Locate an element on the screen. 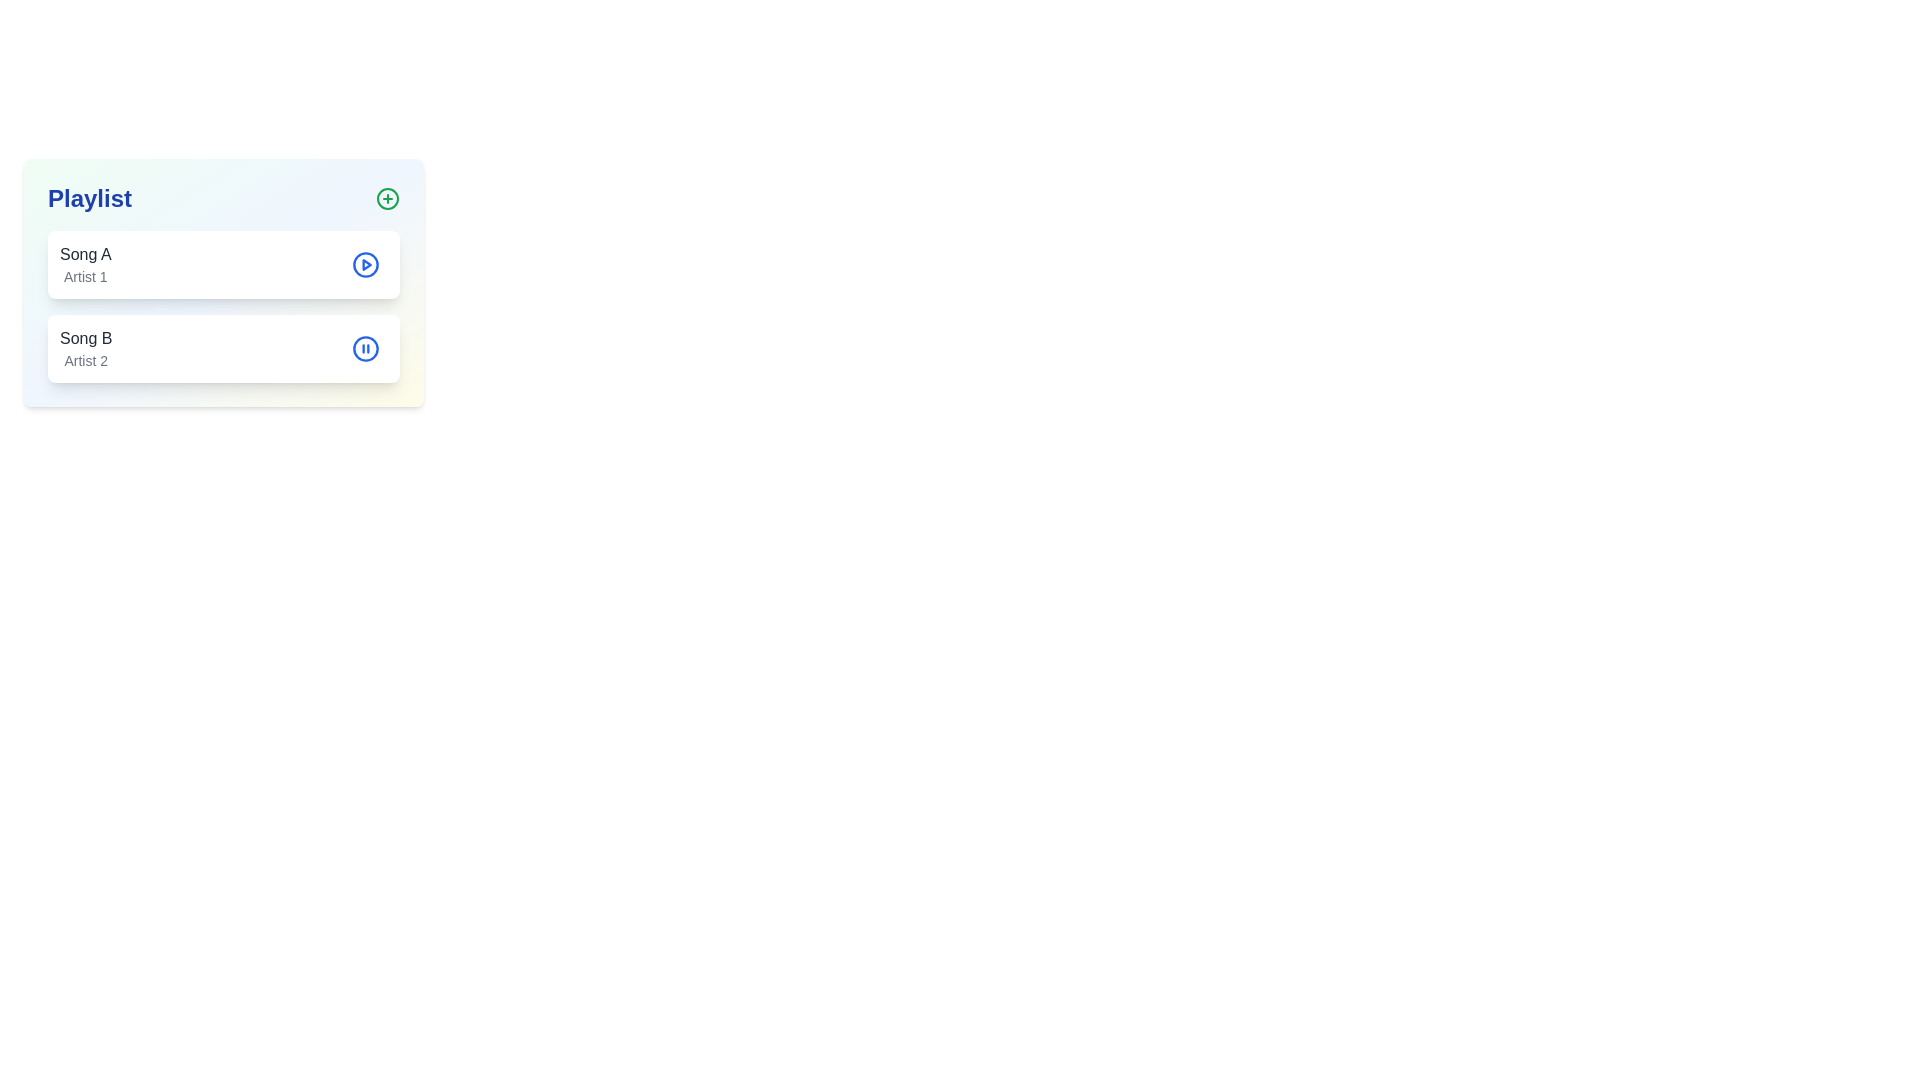  the text label that indicates the artist's name for 'Song B', located in the lower half of the playlist interface, in the second row beneath the song title is located at coordinates (85, 361).